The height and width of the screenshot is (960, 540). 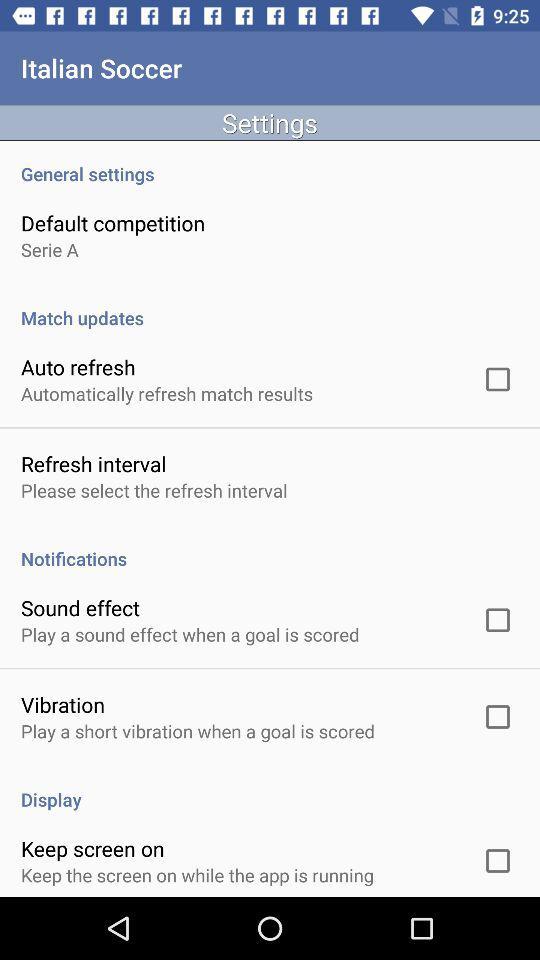 I want to click on the icon above the automatically refresh match app, so click(x=77, y=366).